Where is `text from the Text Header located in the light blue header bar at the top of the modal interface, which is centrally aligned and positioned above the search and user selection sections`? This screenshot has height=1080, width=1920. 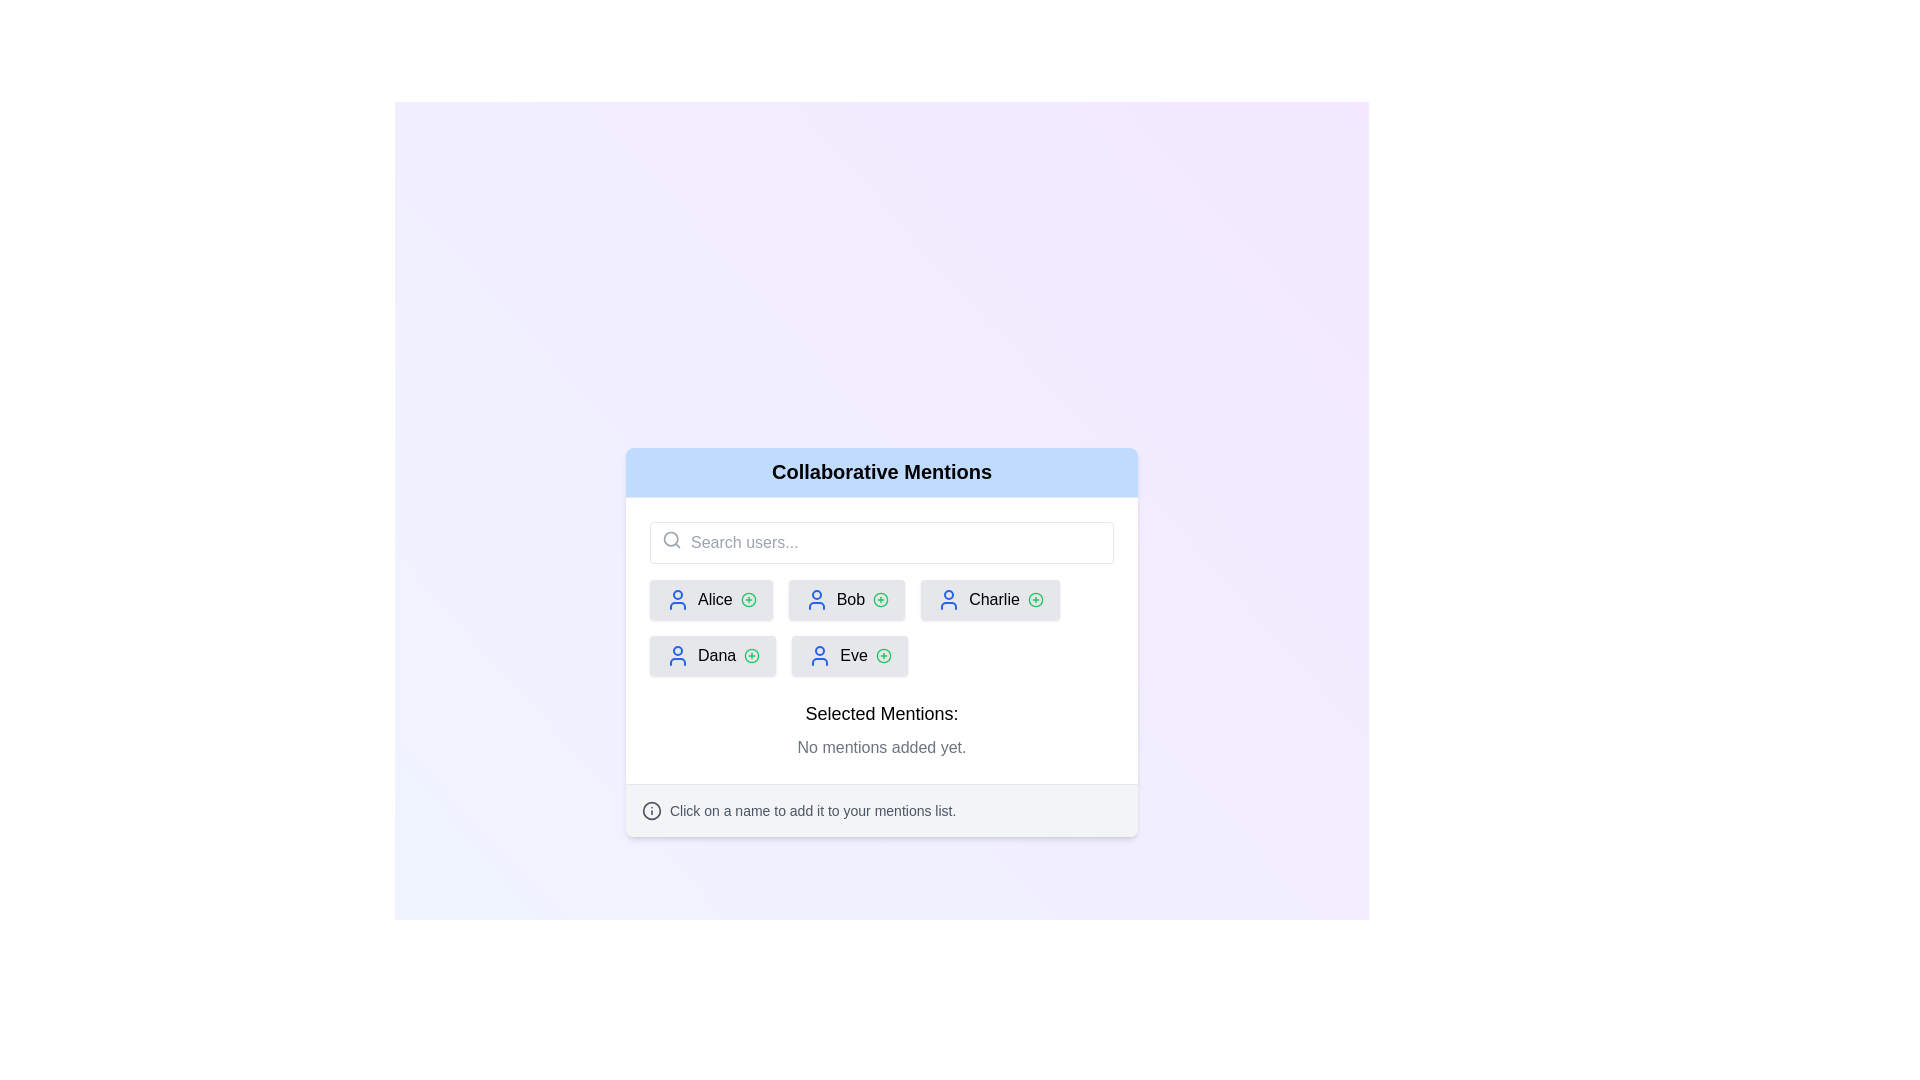 text from the Text Header located in the light blue header bar at the top of the modal interface, which is centrally aligned and positioned above the search and user selection sections is located at coordinates (881, 471).